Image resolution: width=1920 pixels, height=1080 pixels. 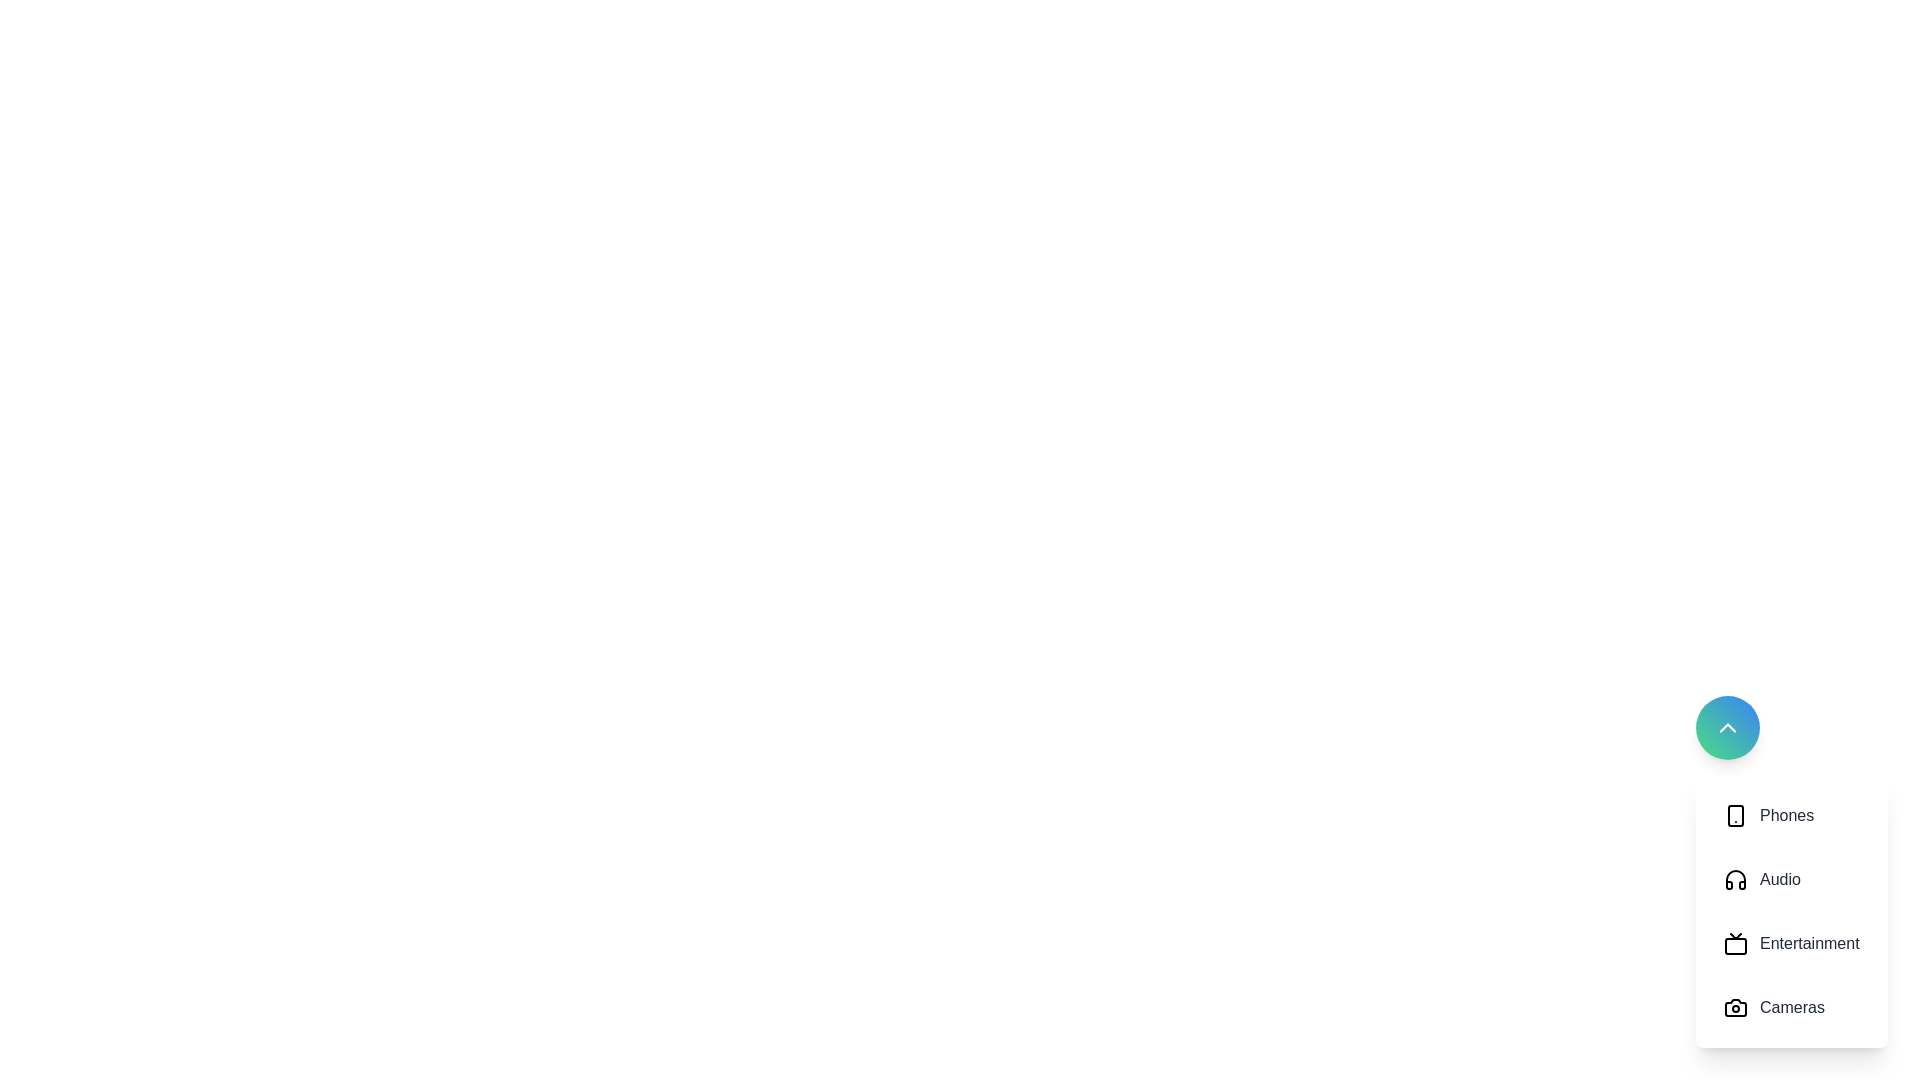 I want to click on the button corresponding to the category Cameras, so click(x=1791, y=1007).